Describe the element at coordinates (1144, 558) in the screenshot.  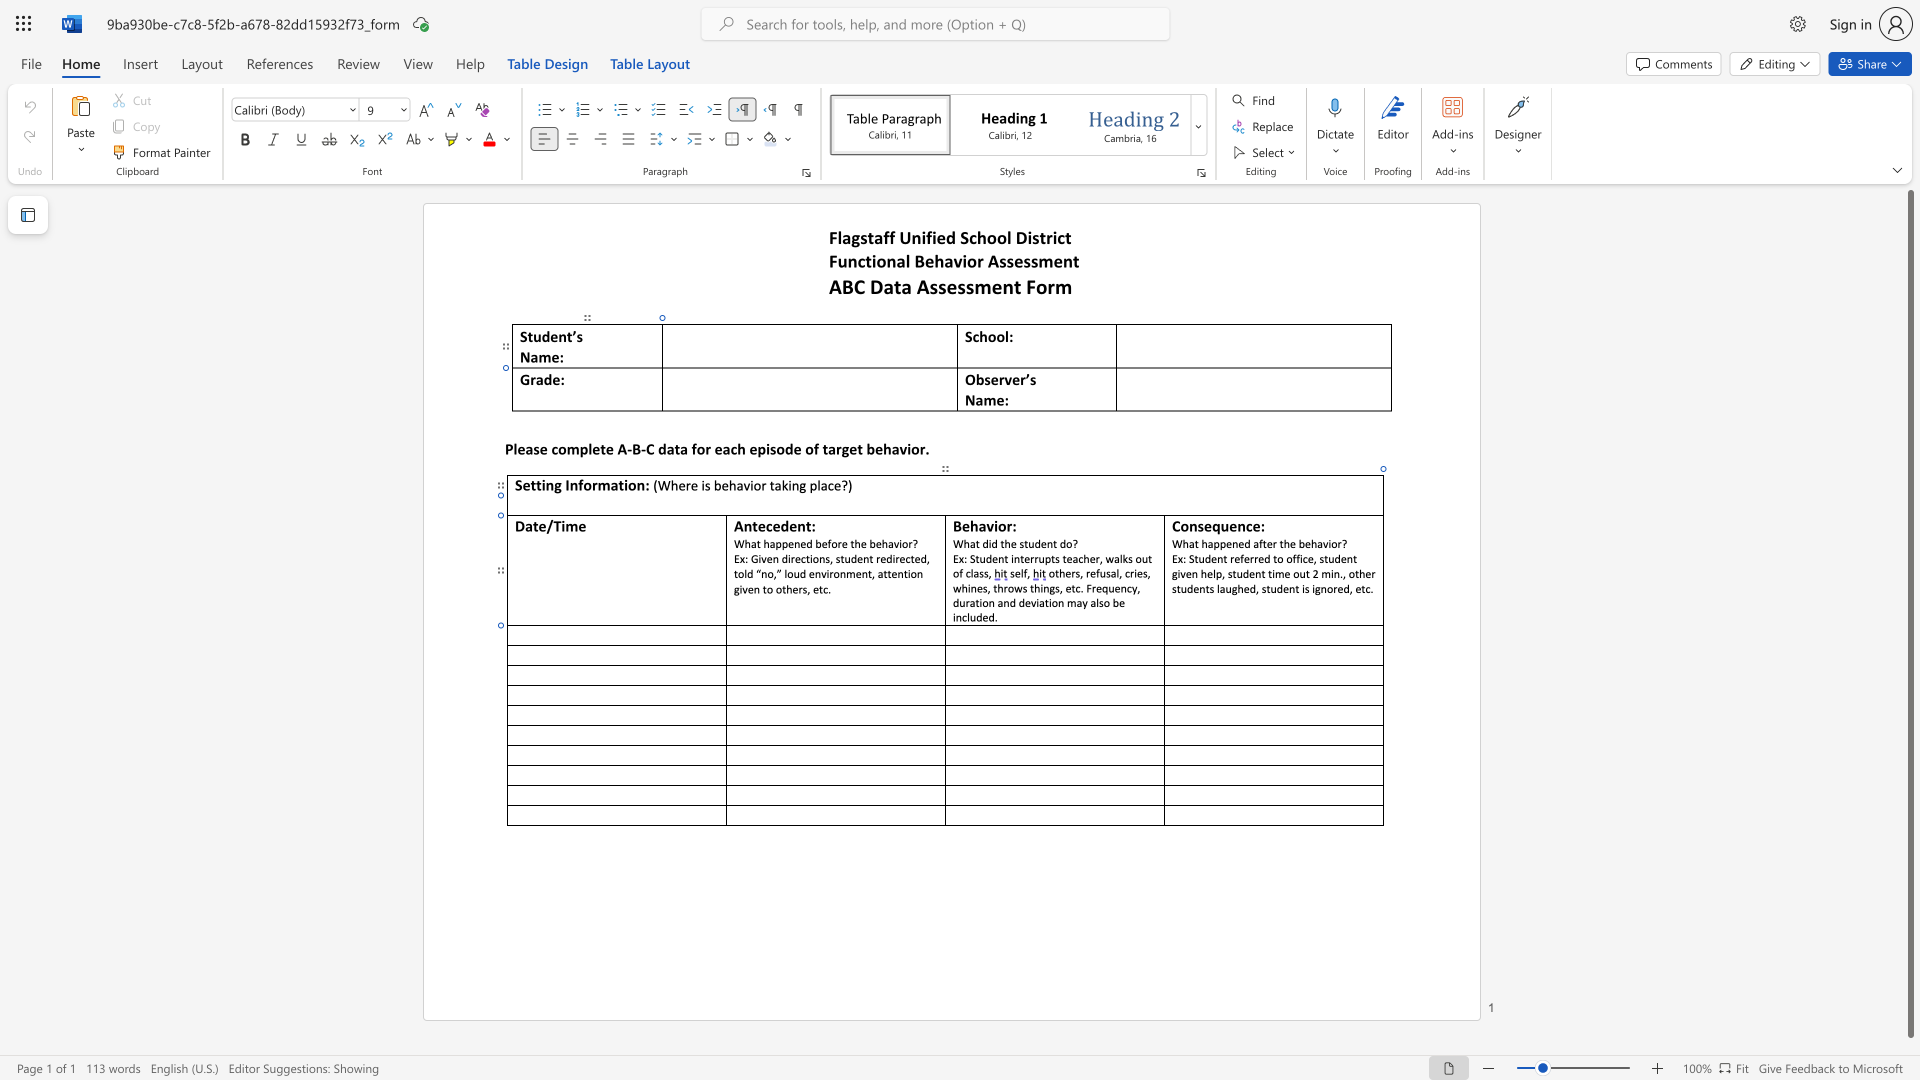
I see `the 3th character "u" in the text` at that location.